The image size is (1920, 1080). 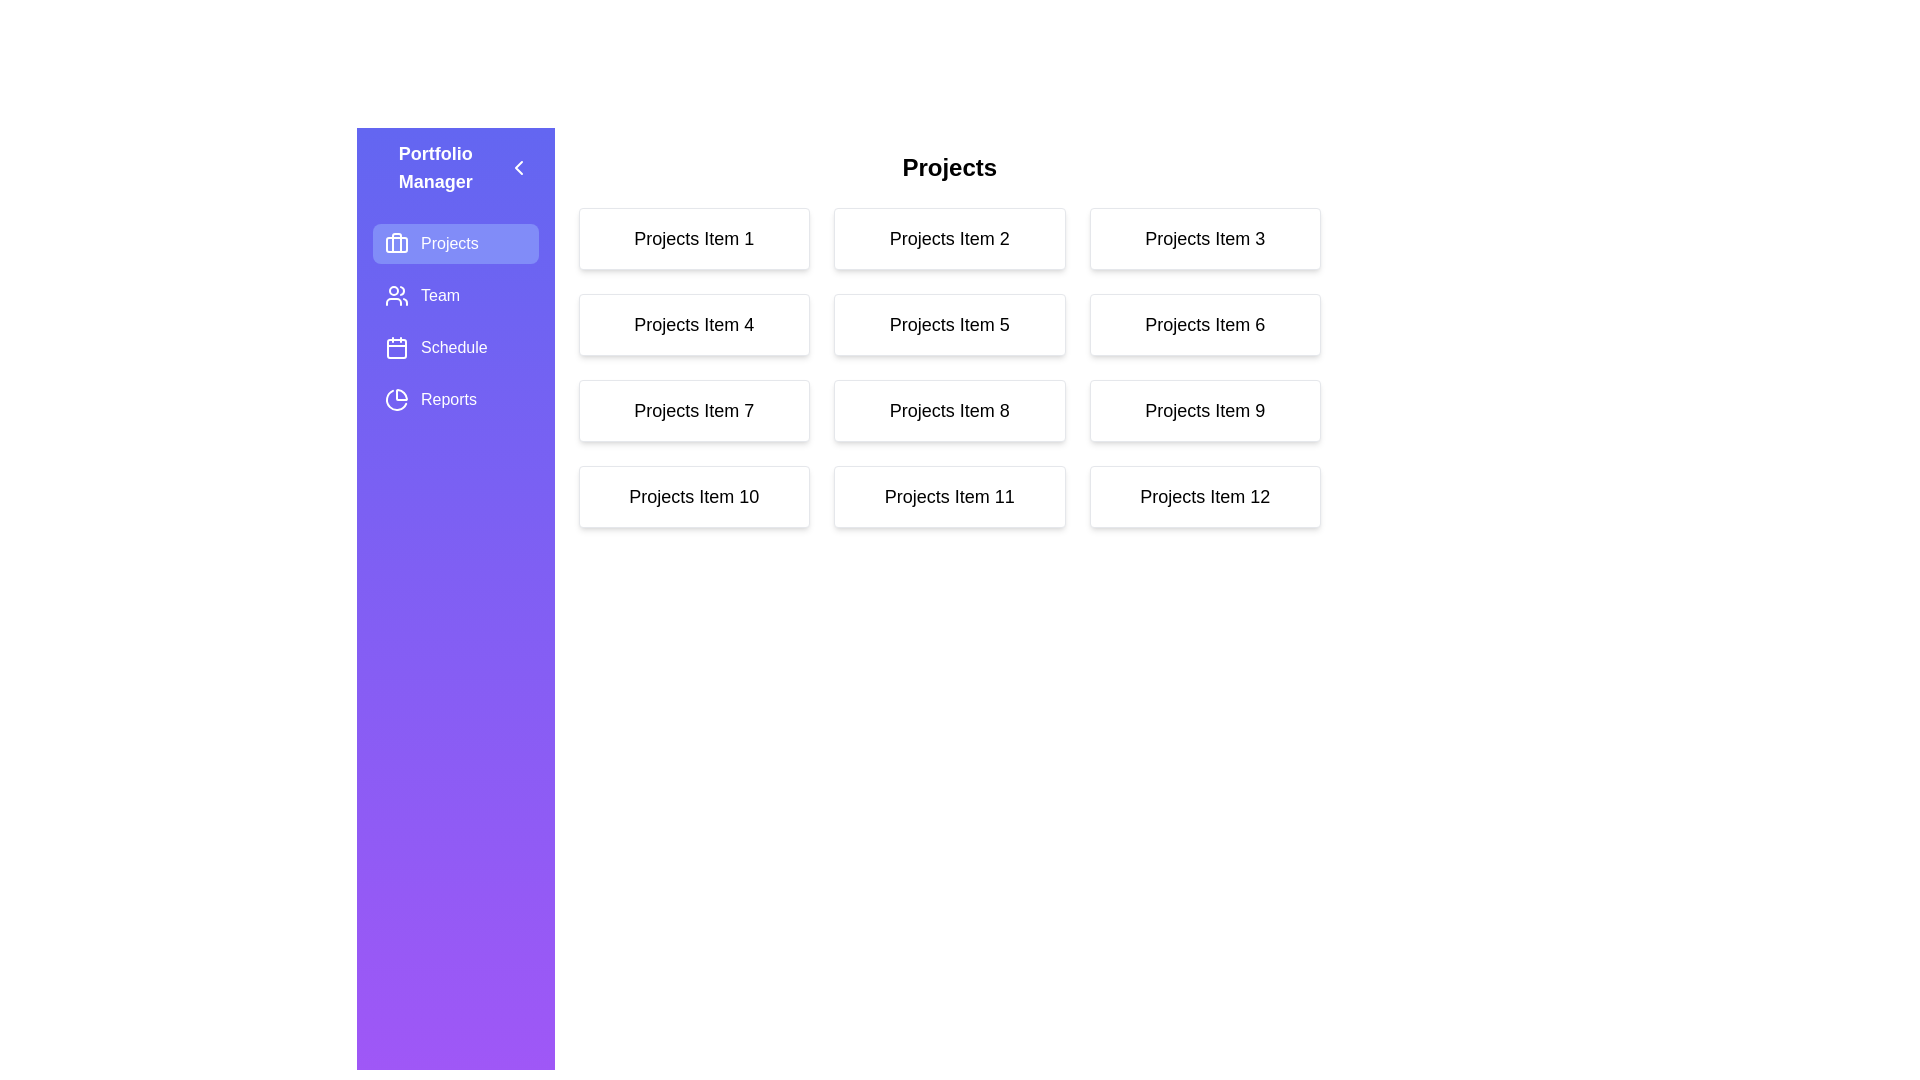 What do you see at coordinates (454, 346) in the screenshot?
I see `the element Schedule to observe its visual feedback` at bounding box center [454, 346].